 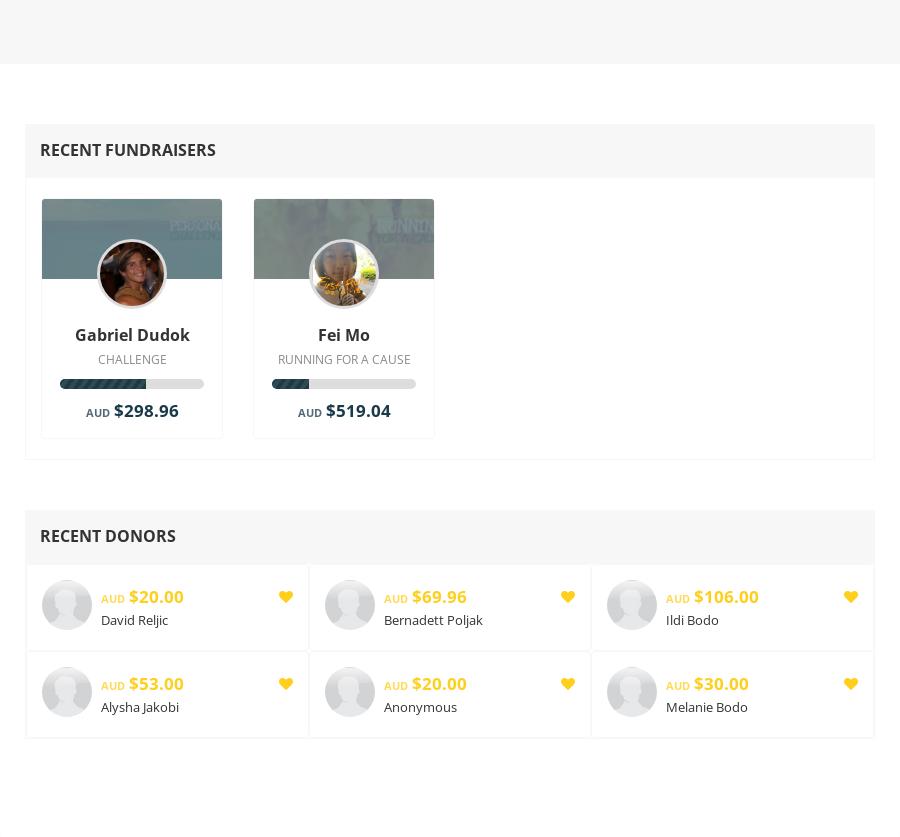 I want to click on 'Anonymous', so click(x=419, y=705).